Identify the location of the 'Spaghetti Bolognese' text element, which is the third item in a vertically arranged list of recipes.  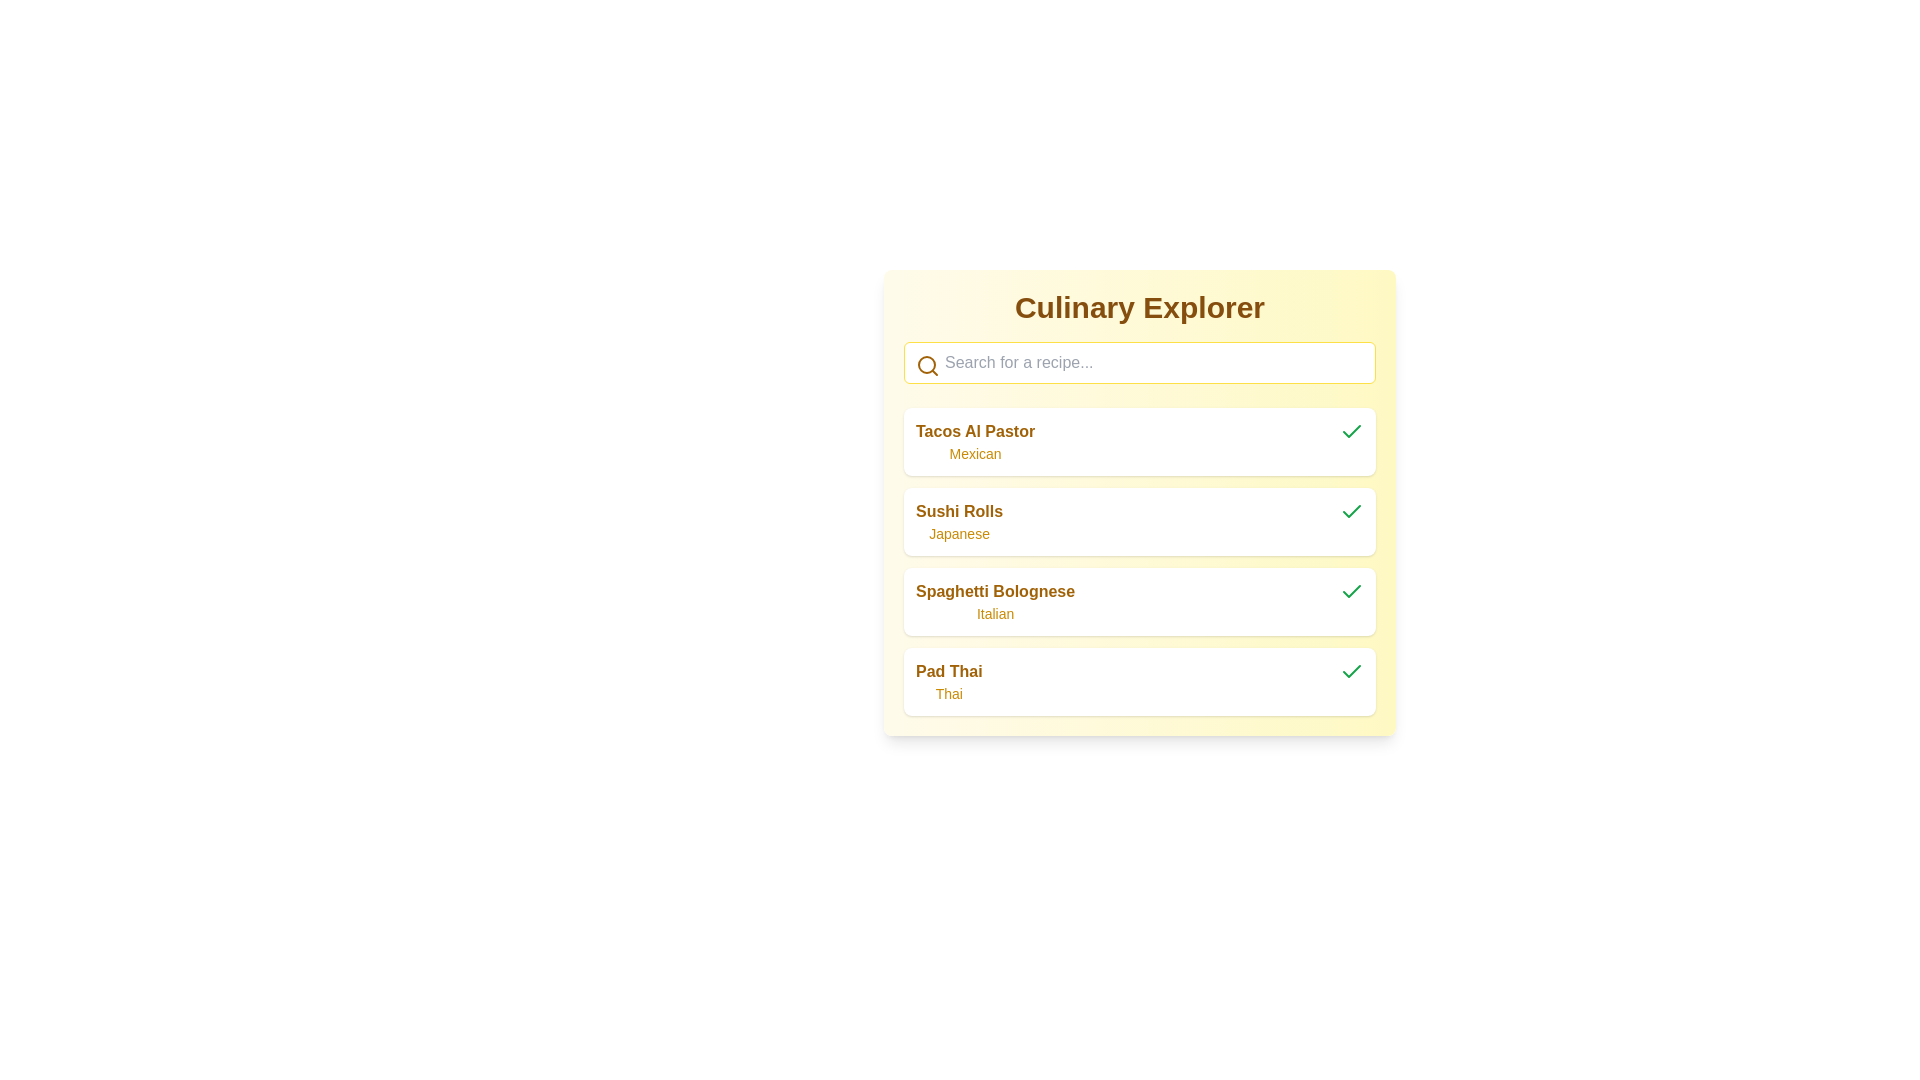
(995, 600).